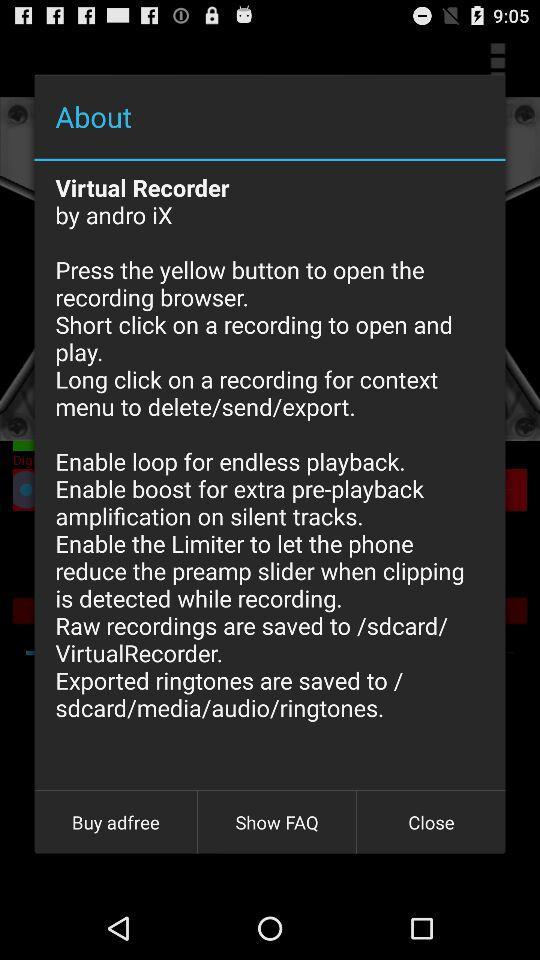 The height and width of the screenshot is (960, 540). Describe the element at coordinates (430, 822) in the screenshot. I see `the close button` at that location.